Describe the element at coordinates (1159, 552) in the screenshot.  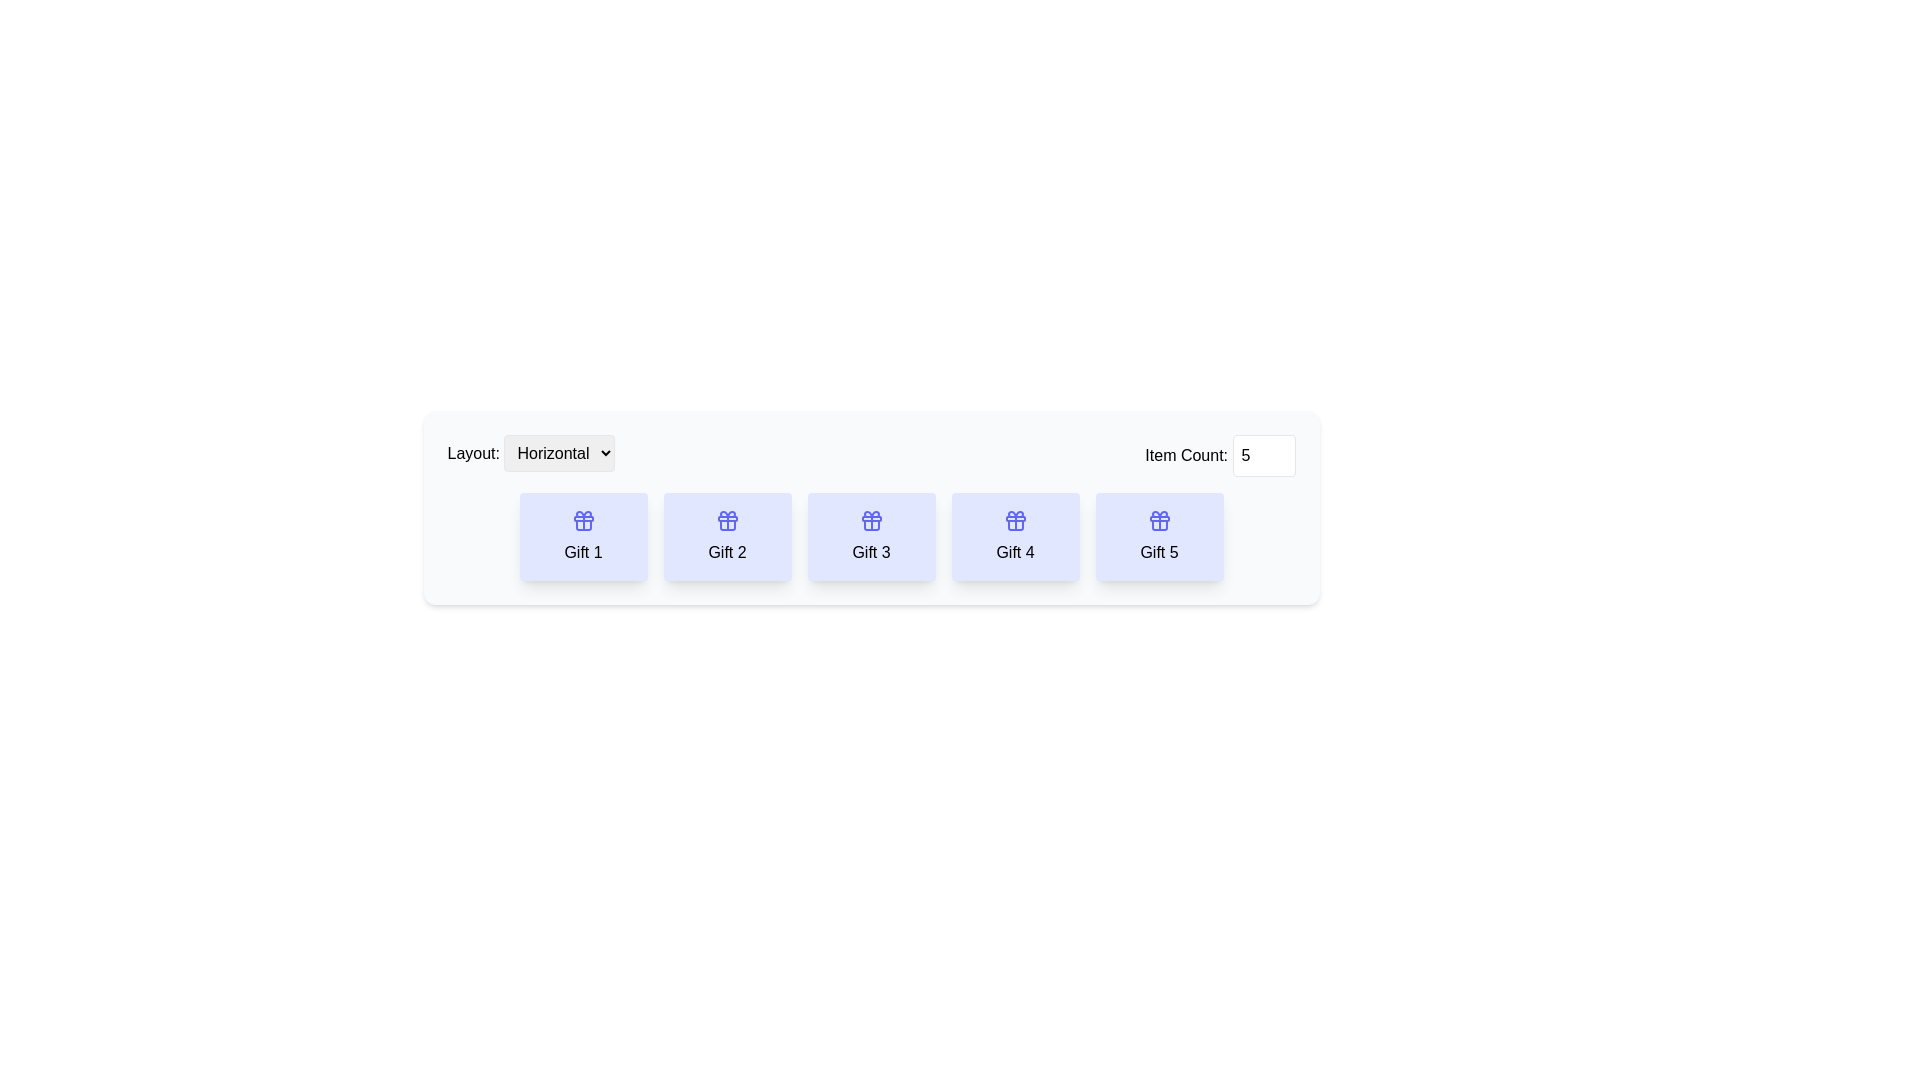
I see `text of the label identifying the fifth item, labeled 'Gift 5', located at the lower part of the fifth tile in a horizontally aligned row of tiles` at that location.